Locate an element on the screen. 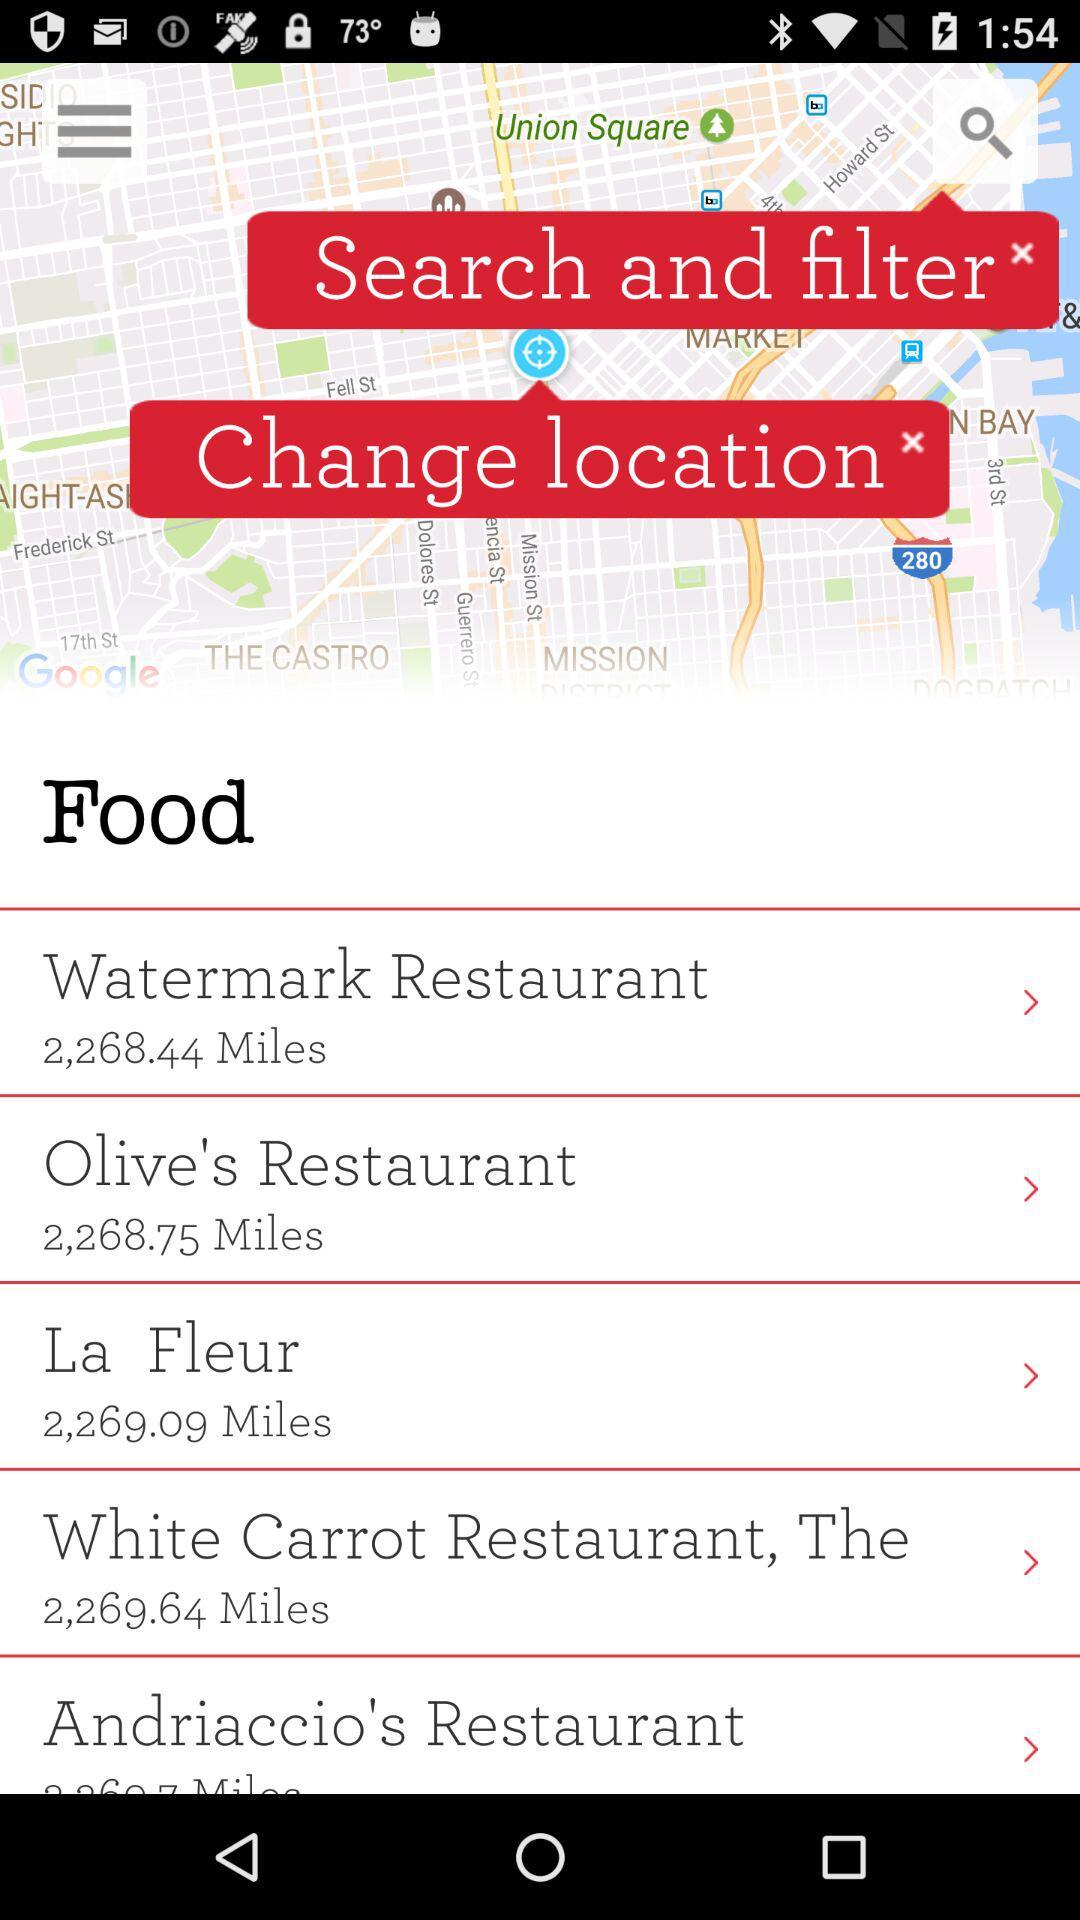  search button is located at coordinates (984, 130).